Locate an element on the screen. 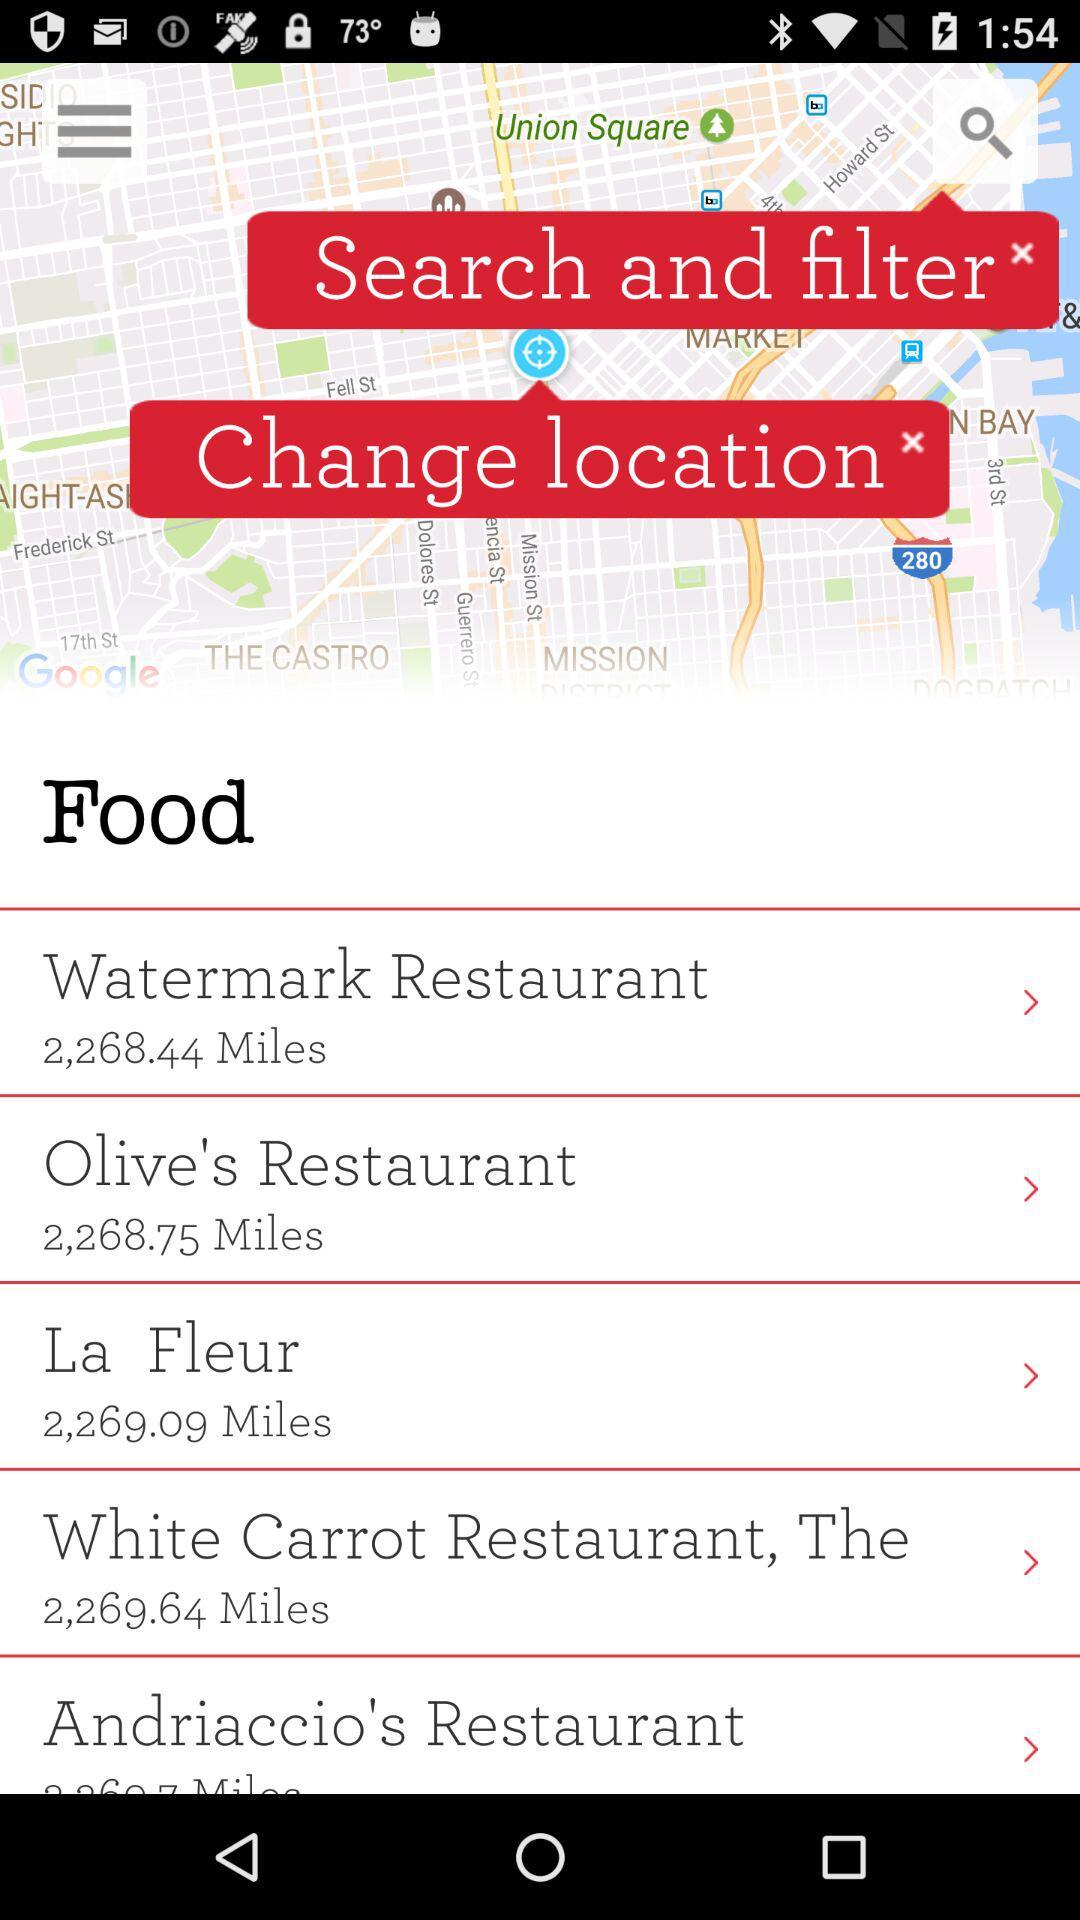  search button is located at coordinates (984, 130).